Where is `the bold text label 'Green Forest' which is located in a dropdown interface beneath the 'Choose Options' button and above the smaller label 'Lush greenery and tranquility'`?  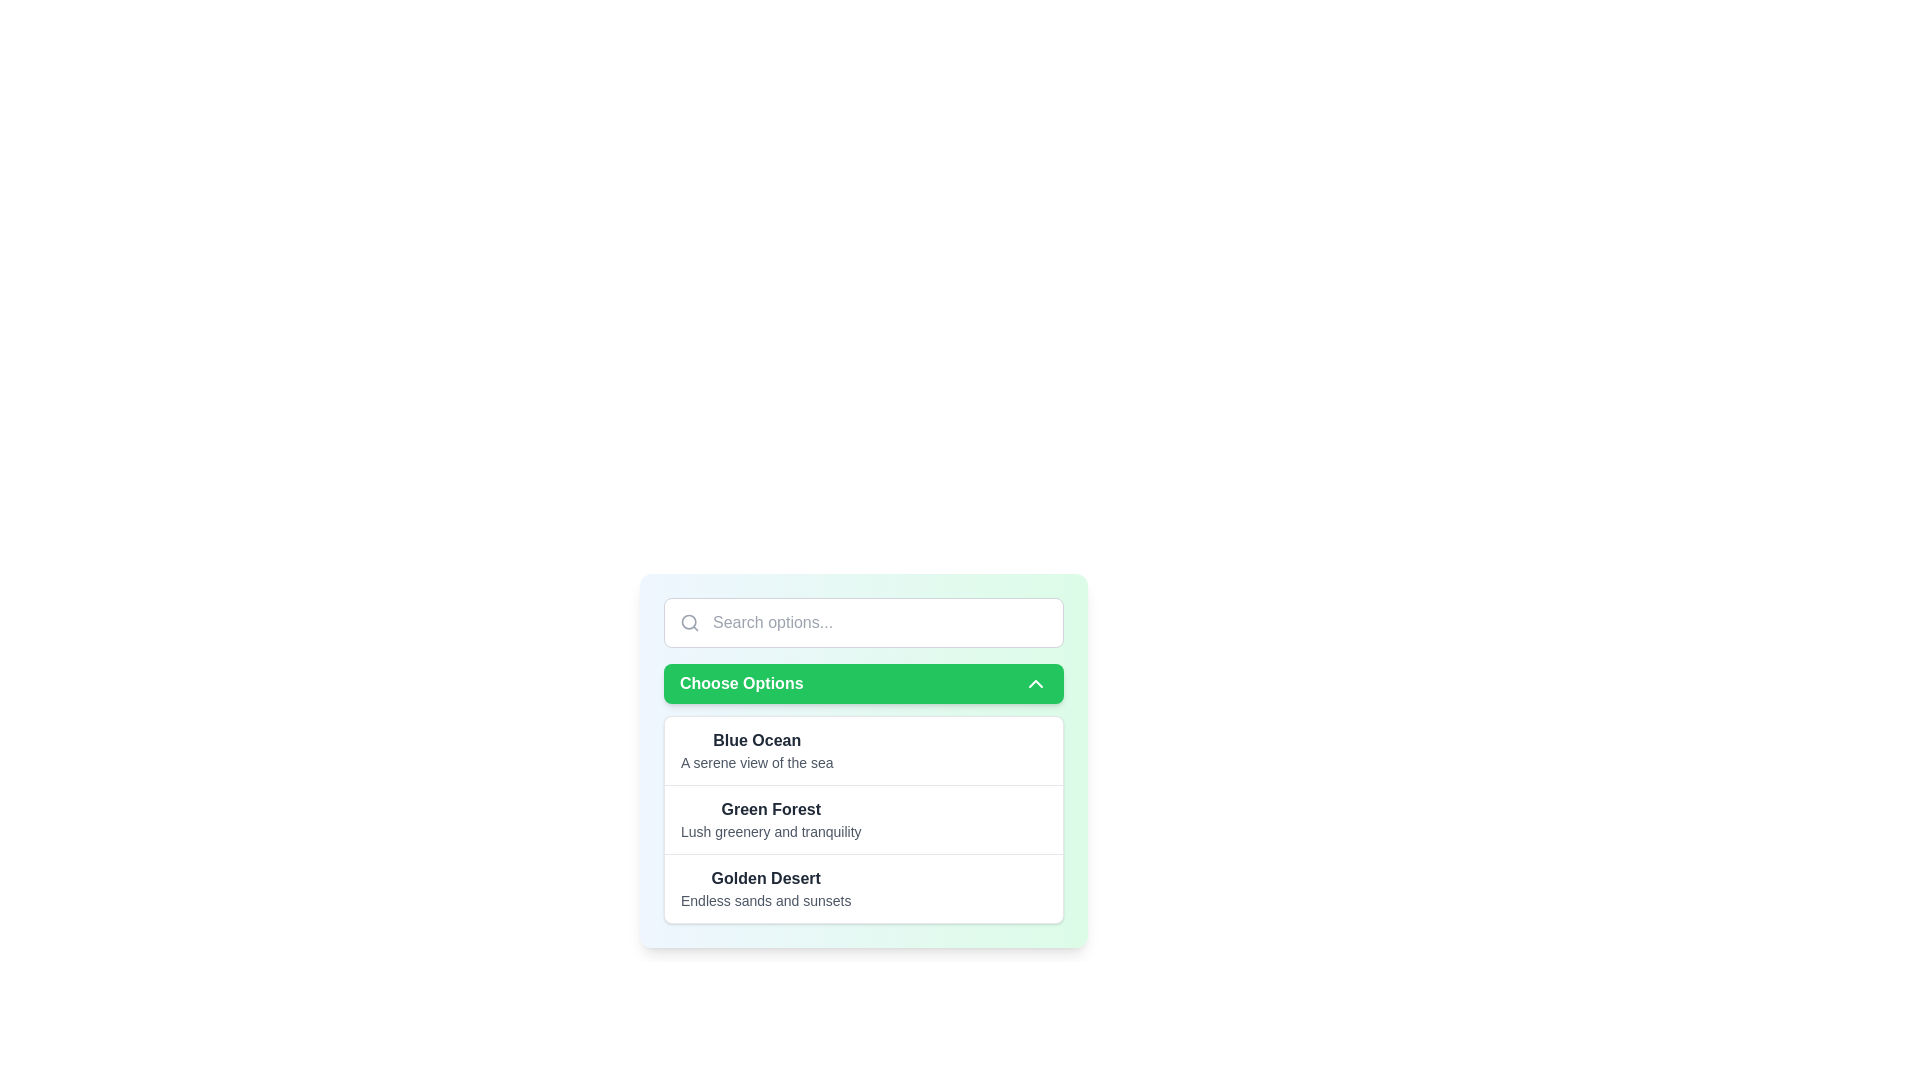
the bold text label 'Green Forest' which is located in a dropdown interface beneath the 'Choose Options' button and above the smaller label 'Lush greenery and tranquility' is located at coordinates (770, 810).